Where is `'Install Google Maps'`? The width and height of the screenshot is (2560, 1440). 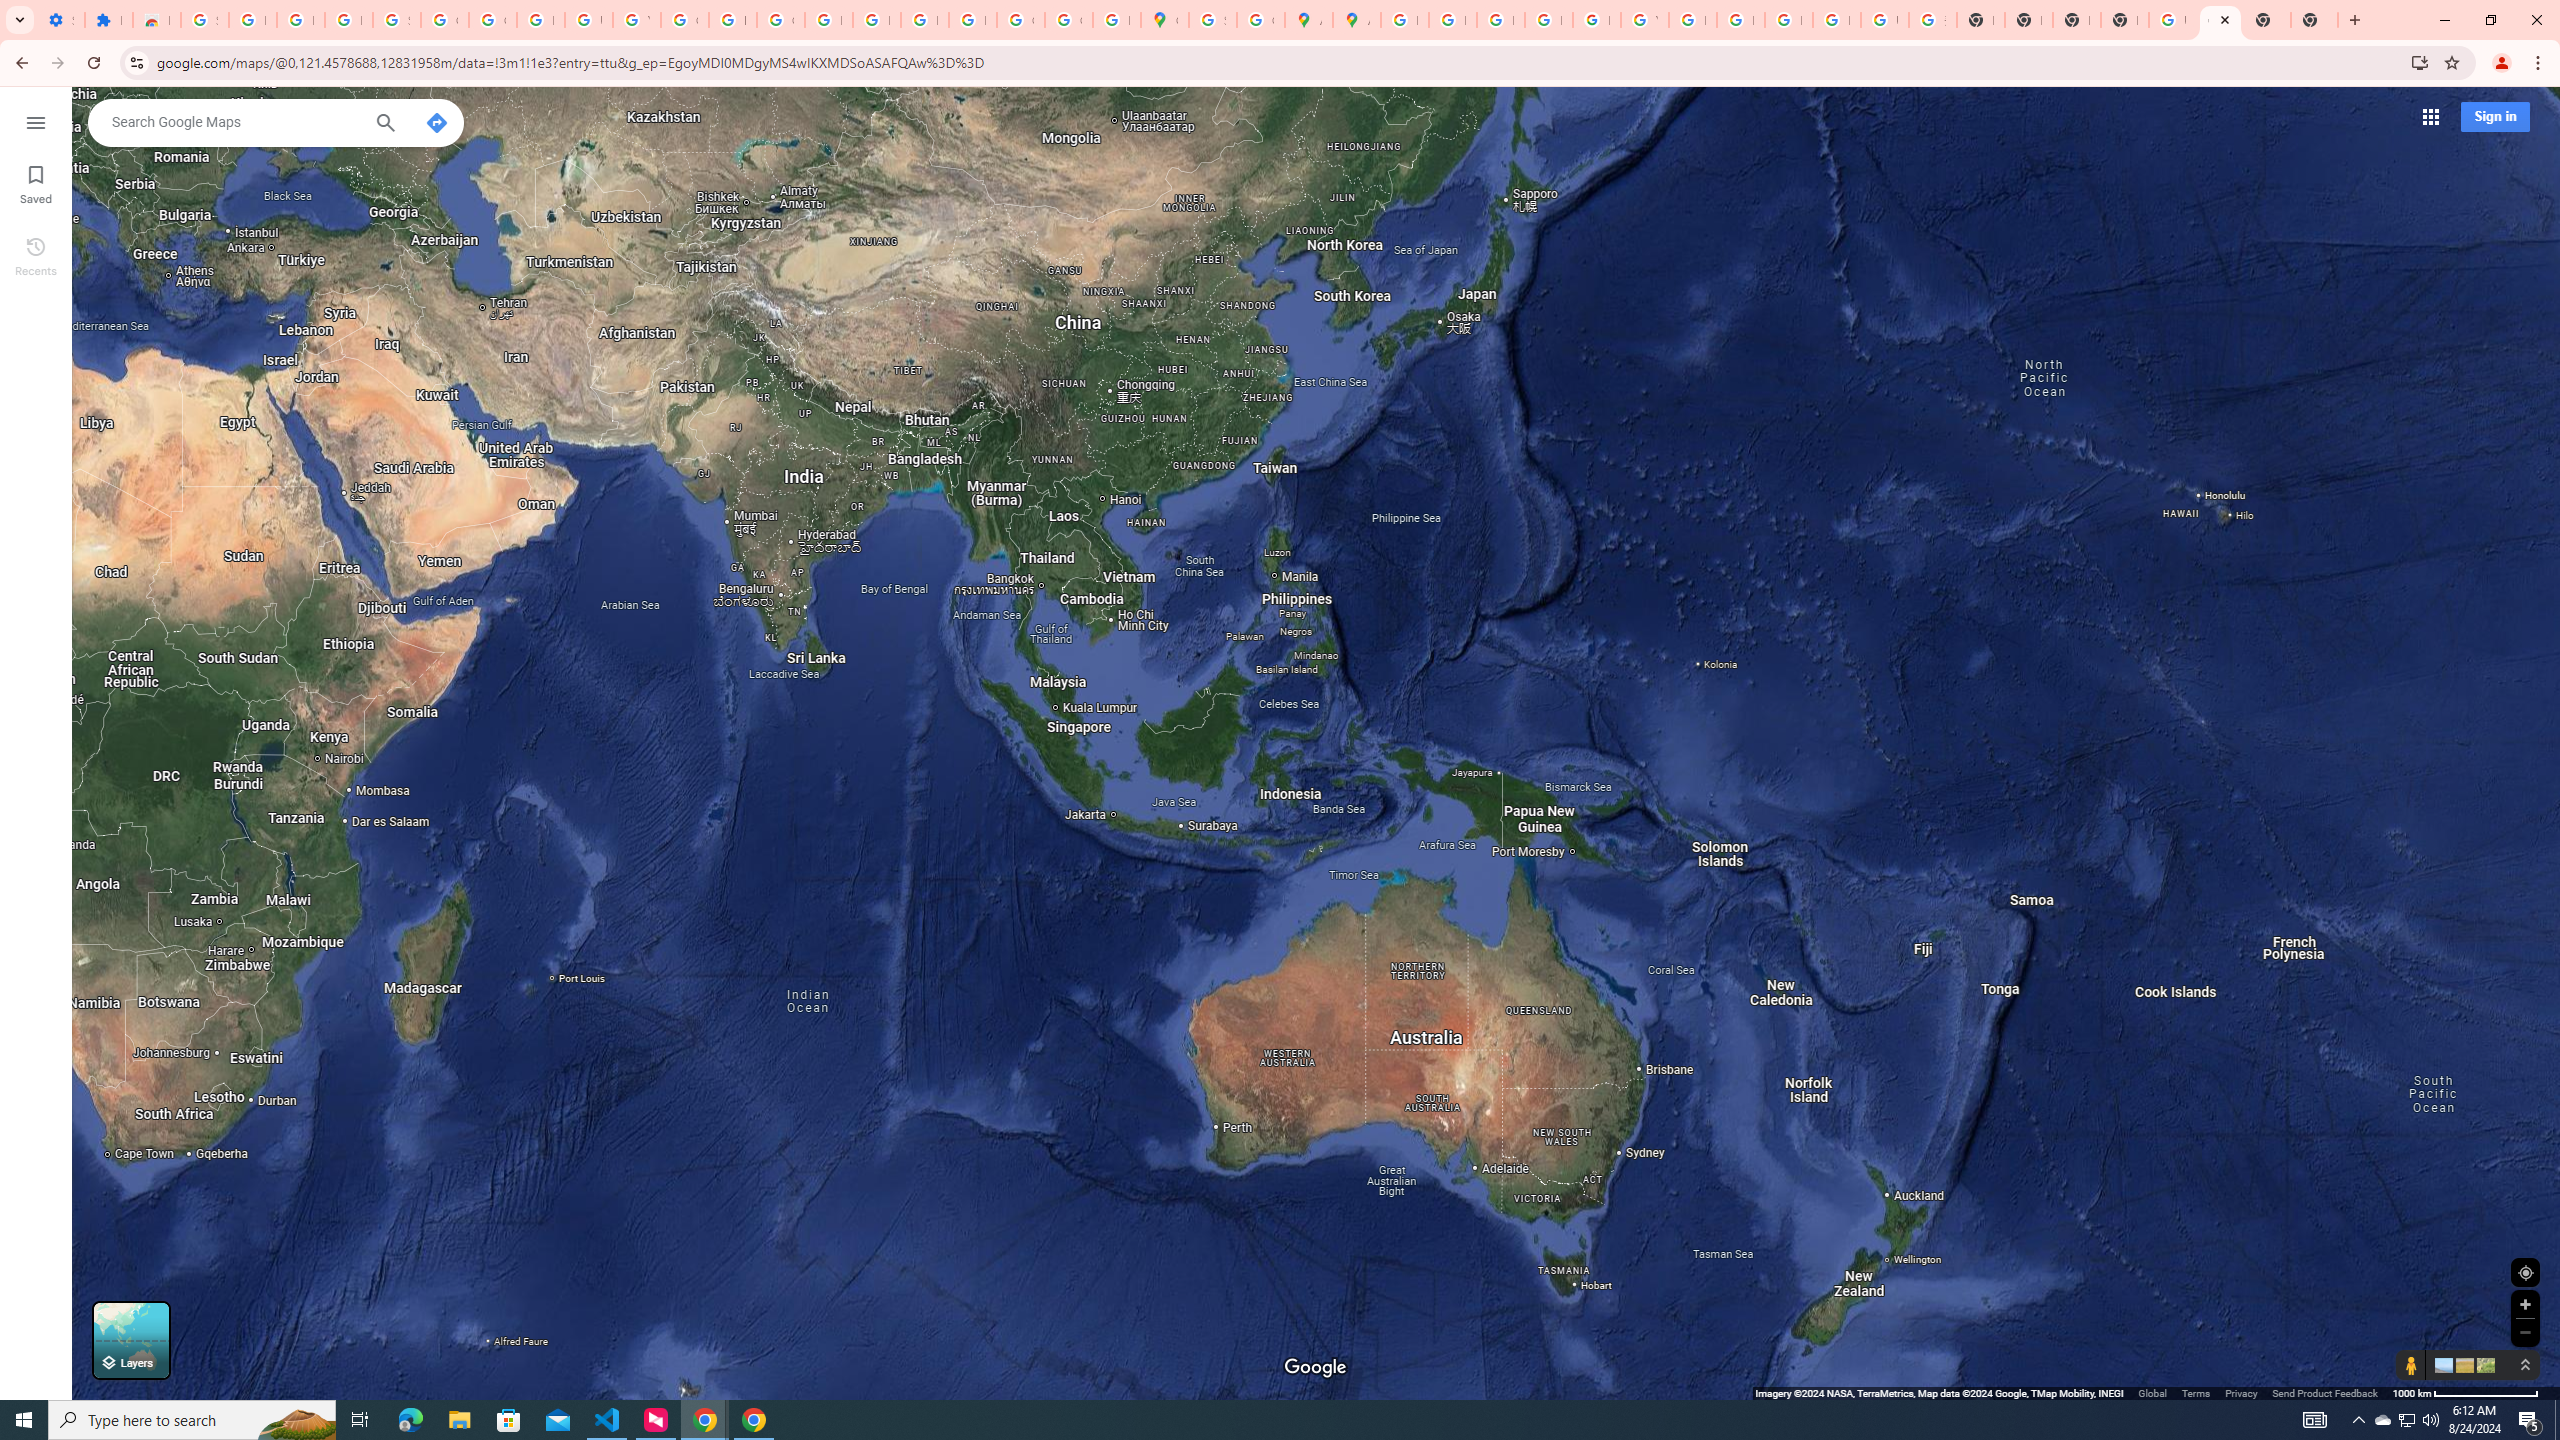 'Install Google Maps' is located at coordinates (2420, 61).